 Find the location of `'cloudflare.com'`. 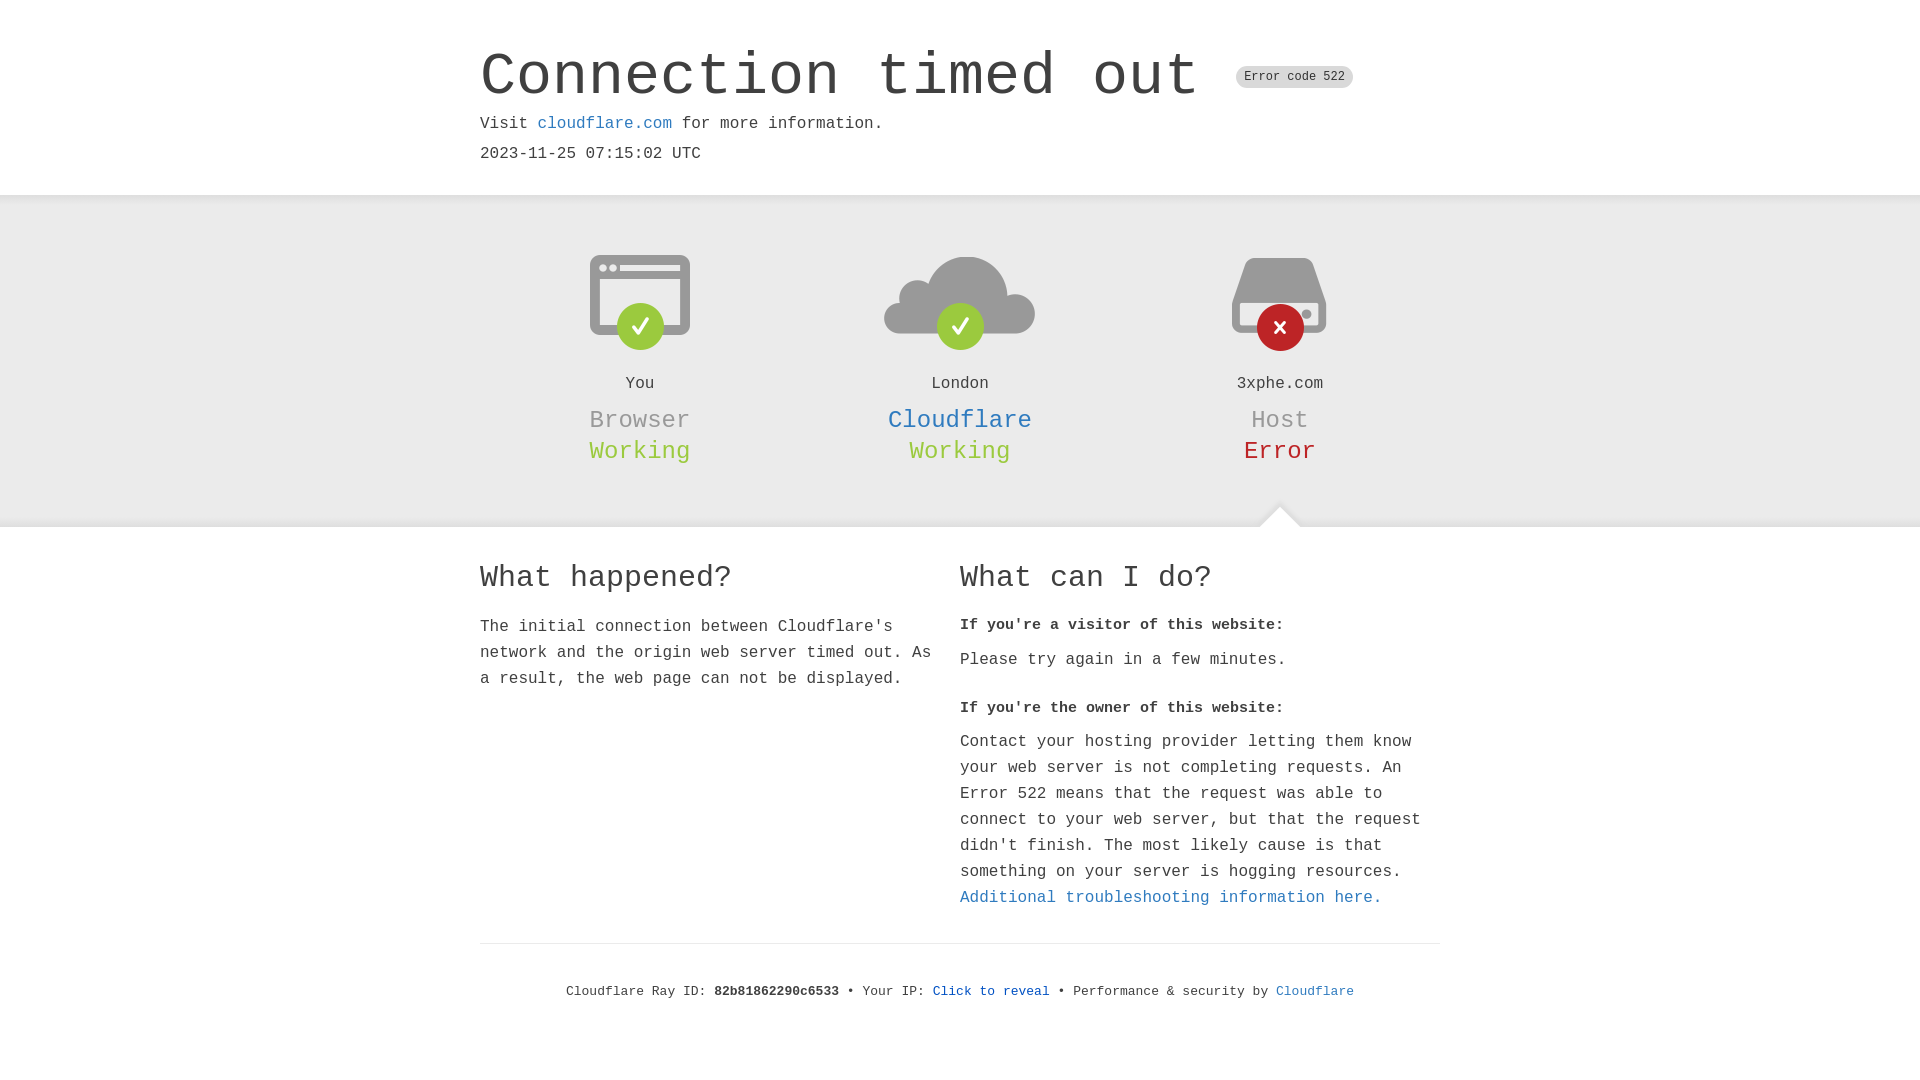

'cloudflare.com' is located at coordinates (603, 123).